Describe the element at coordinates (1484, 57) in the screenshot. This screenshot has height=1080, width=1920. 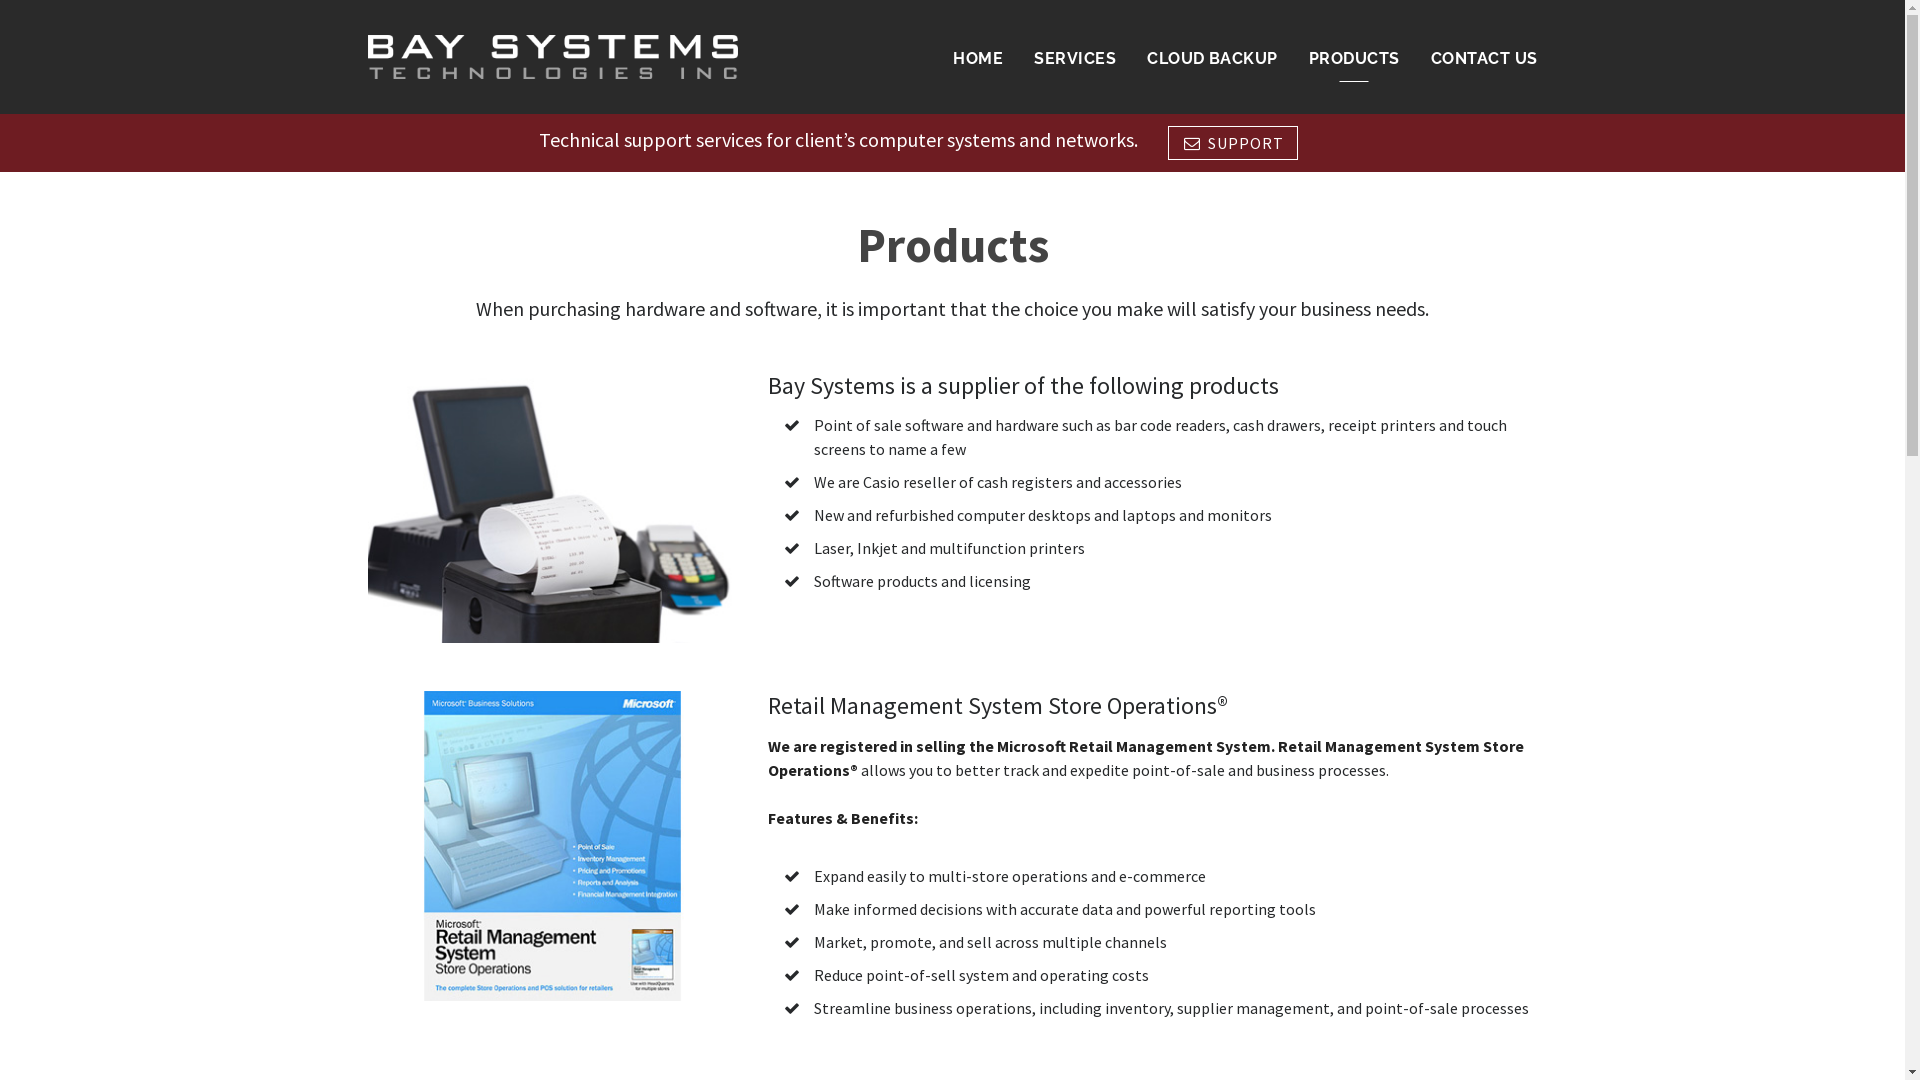
I see `'CONTACT US'` at that location.